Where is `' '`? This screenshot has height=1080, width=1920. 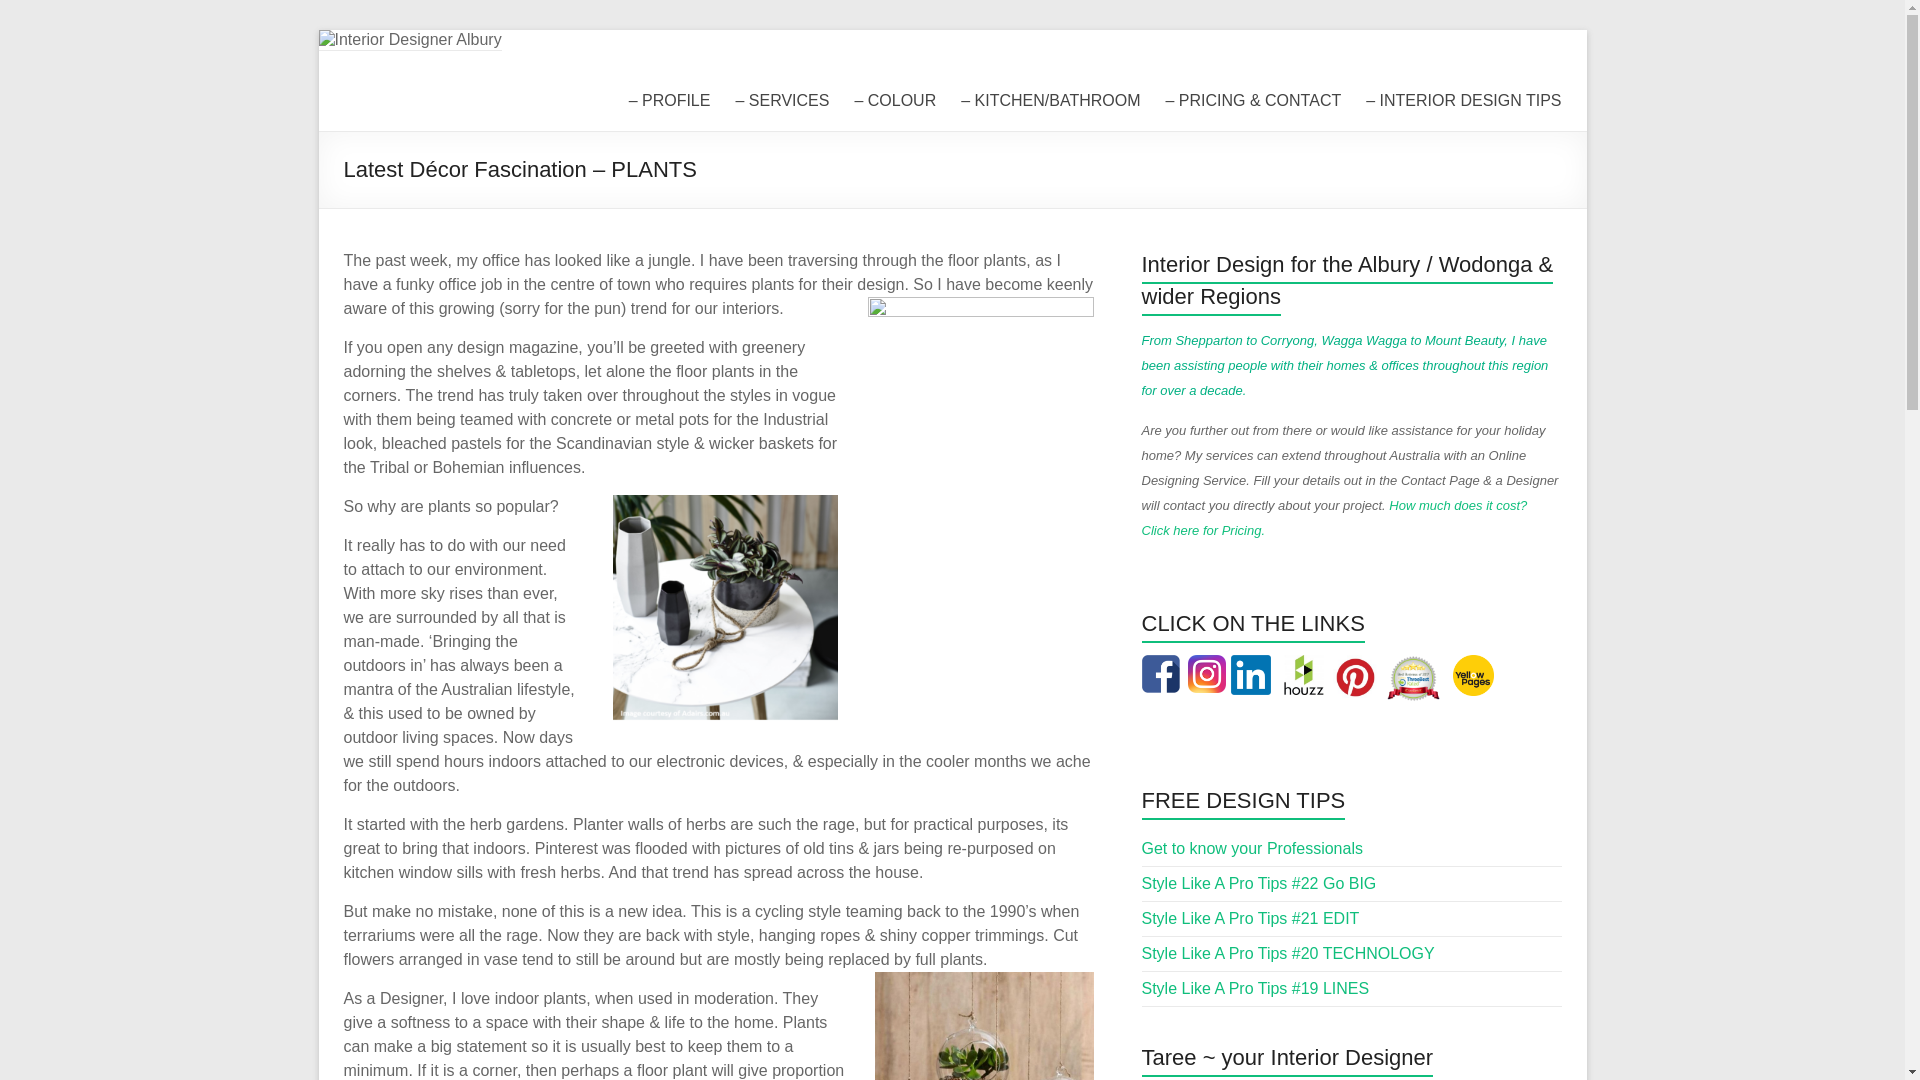 ' ' is located at coordinates (1208, 666).